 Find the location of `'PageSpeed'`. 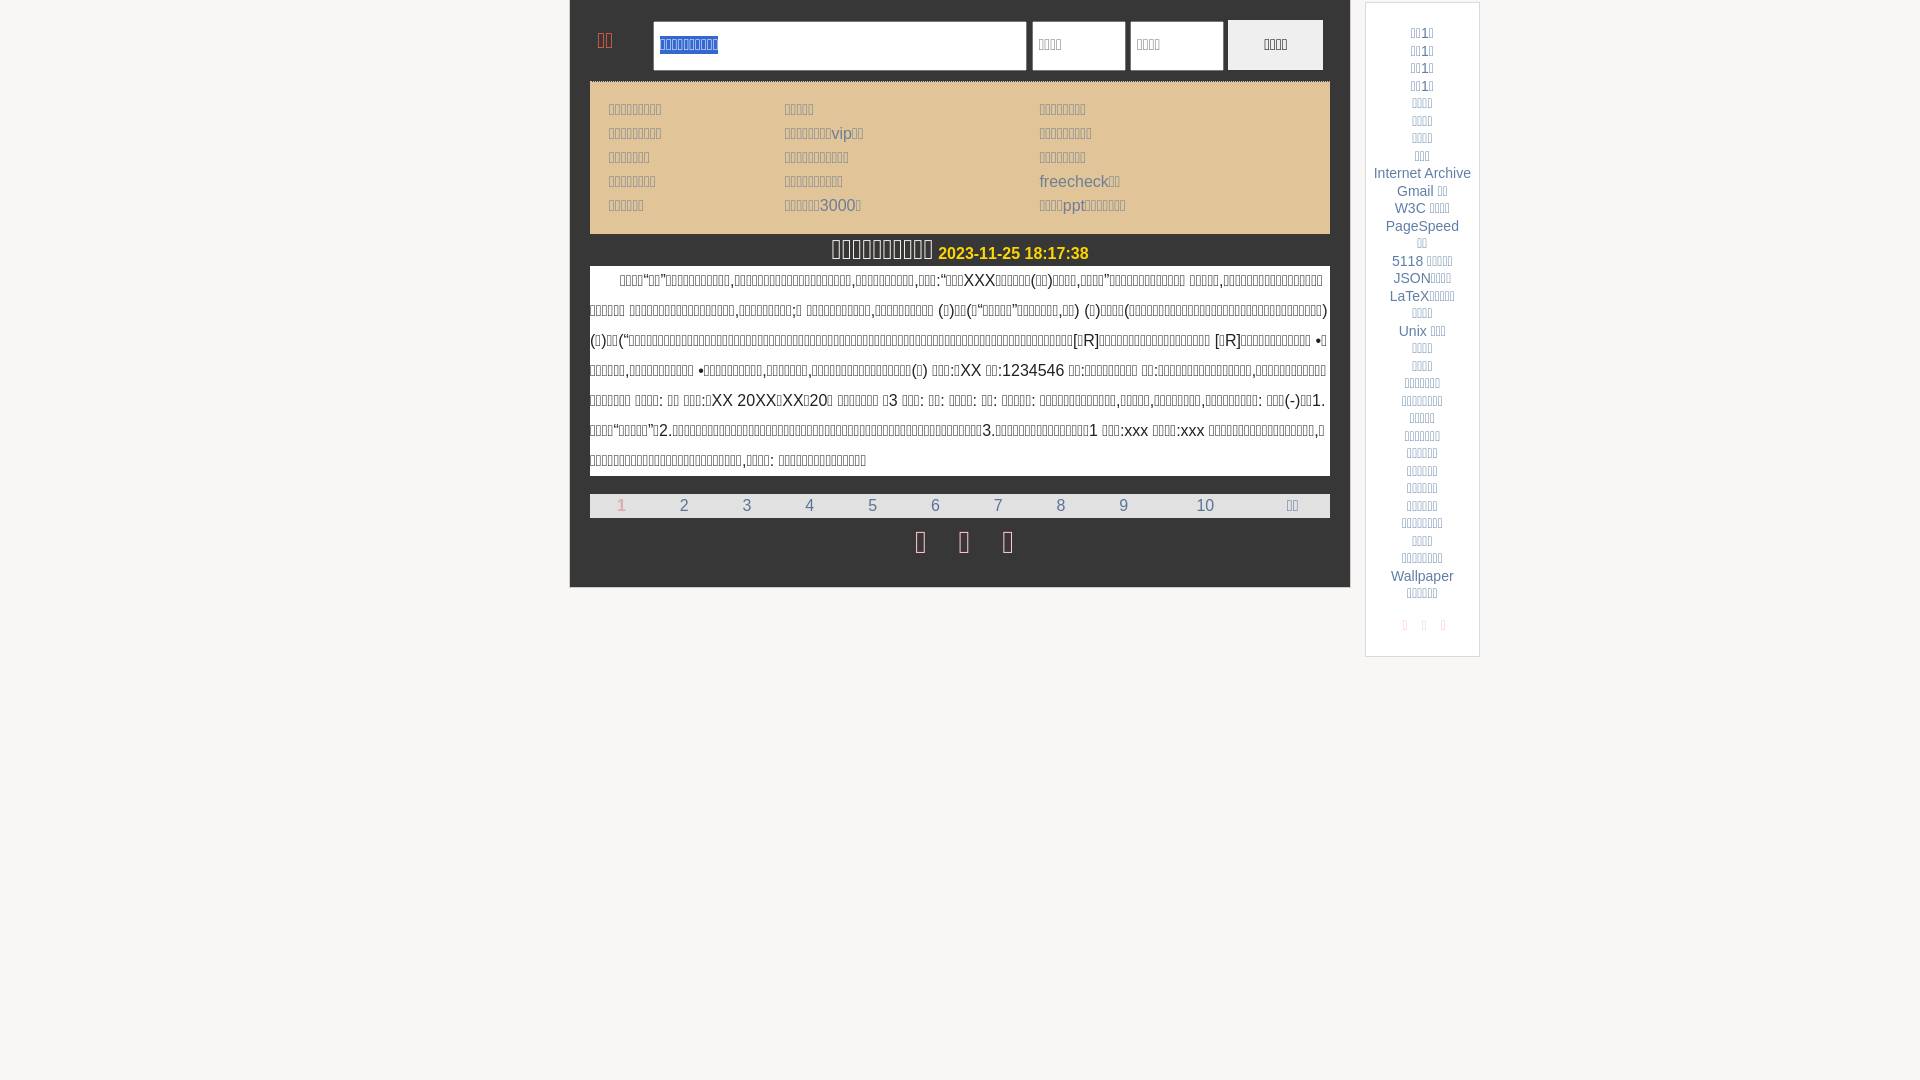

'PageSpeed' is located at coordinates (1421, 225).